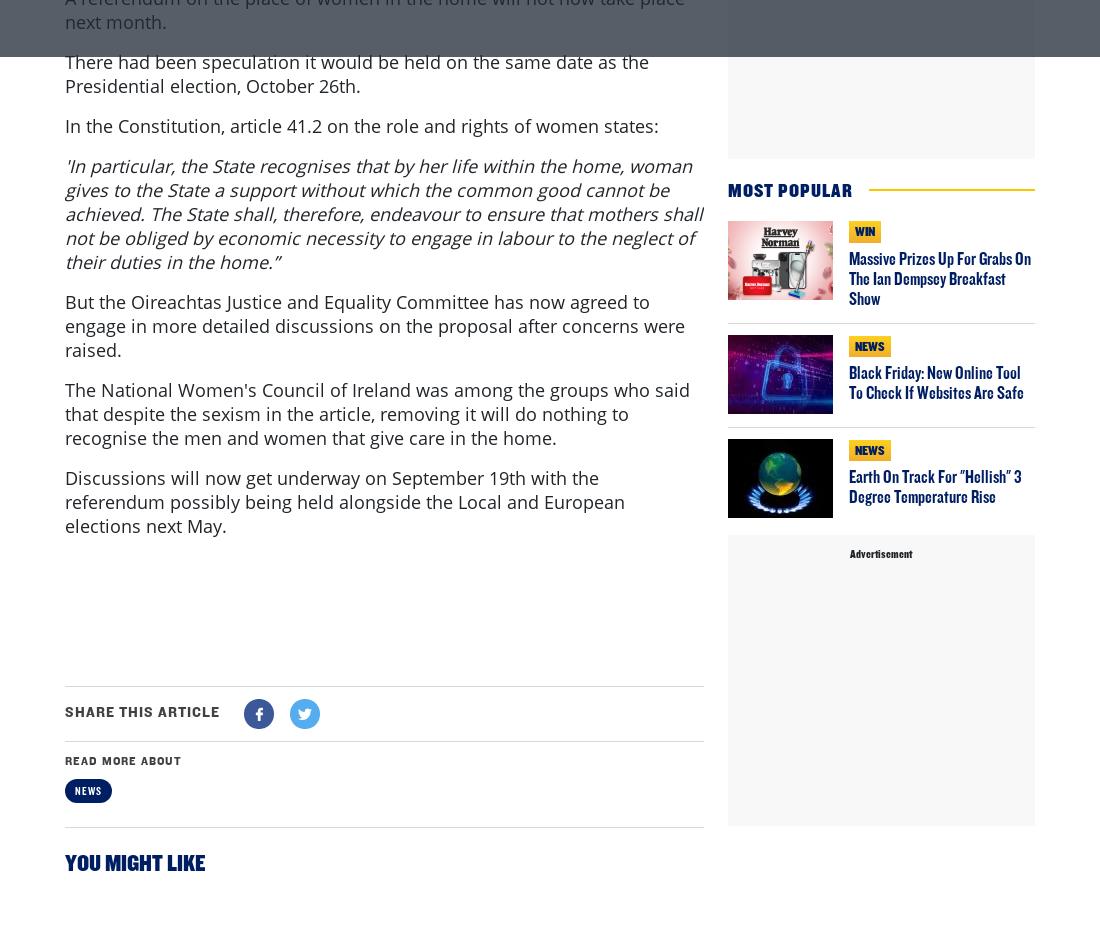 This screenshot has height=943, width=1100. What do you see at coordinates (343, 582) in the screenshot?
I see `'Discussions will now get underway on September 19th with the referendum possibly being held alongside the Local and European elections next May.'` at bounding box center [343, 582].